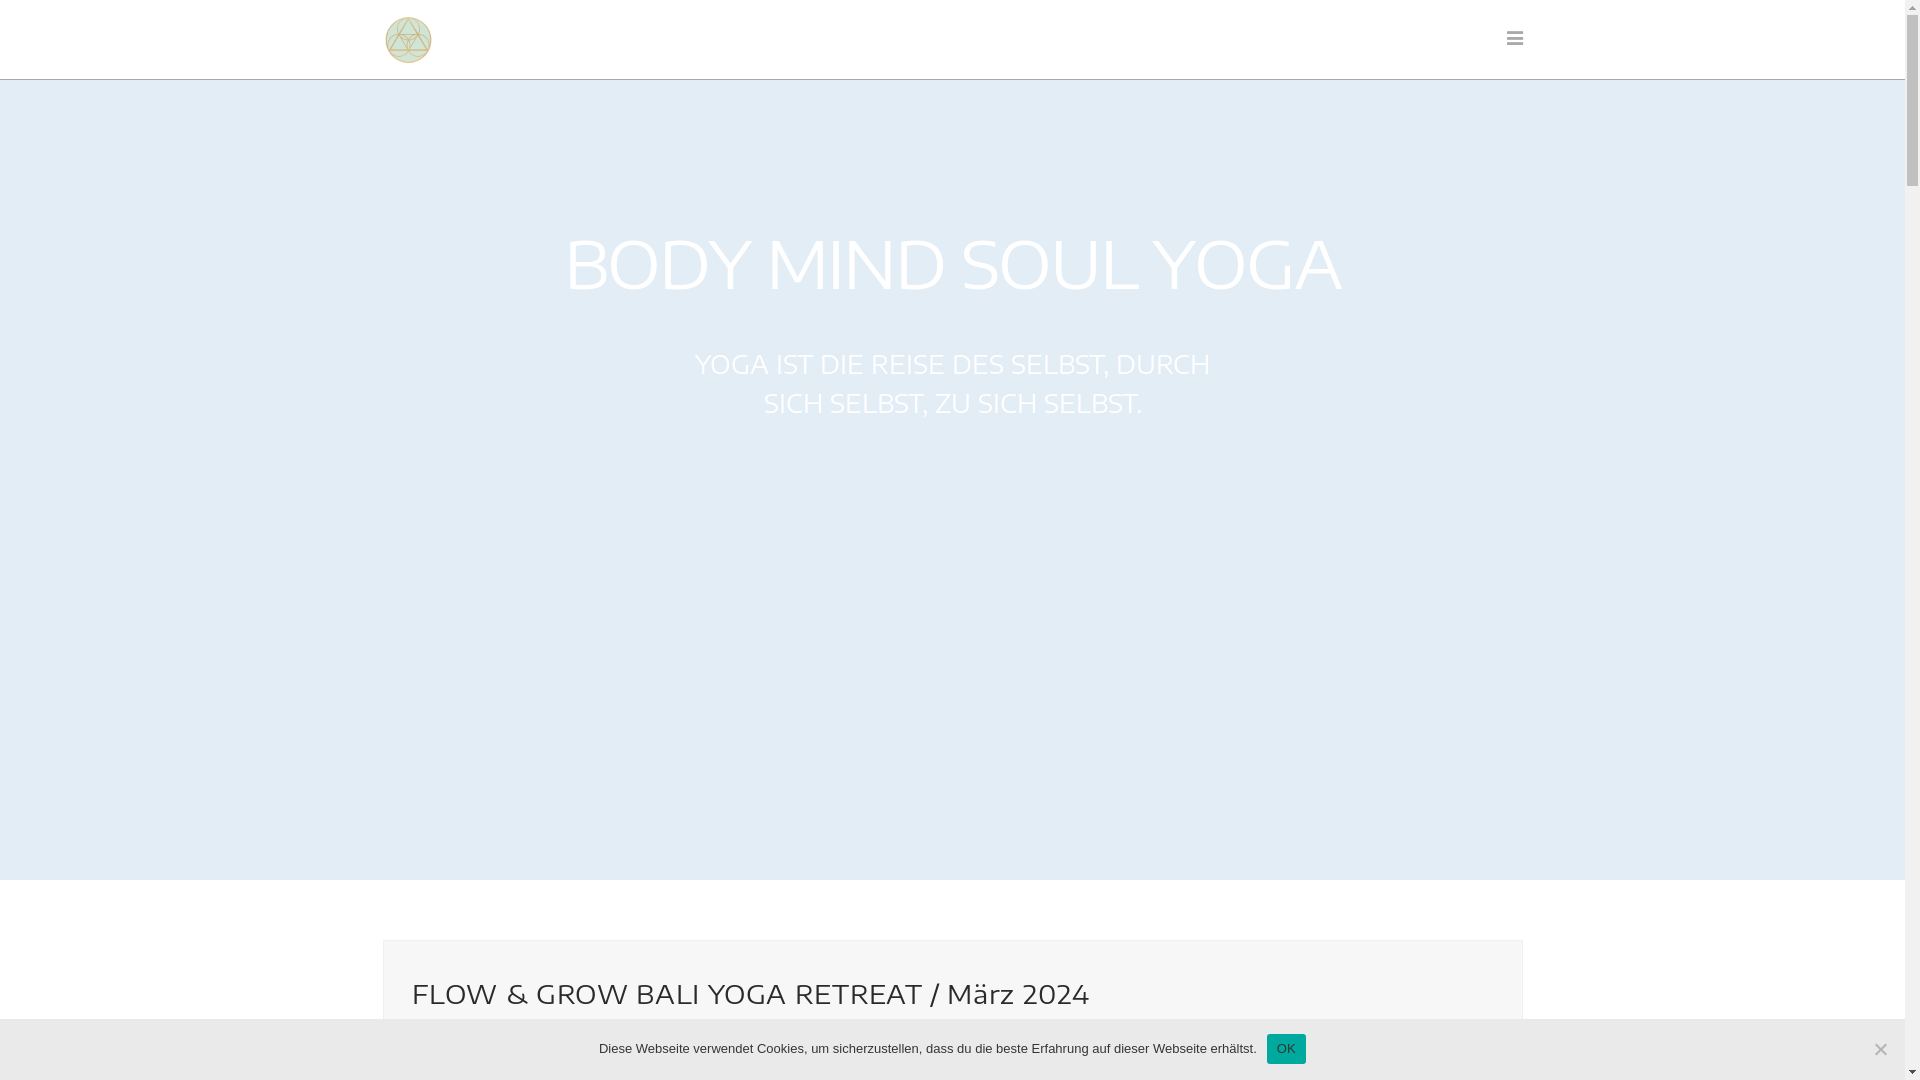 The height and width of the screenshot is (1080, 1920). Describe the element at coordinates (1286, 1048) in the screenshot. I see `'OK'` at that location.